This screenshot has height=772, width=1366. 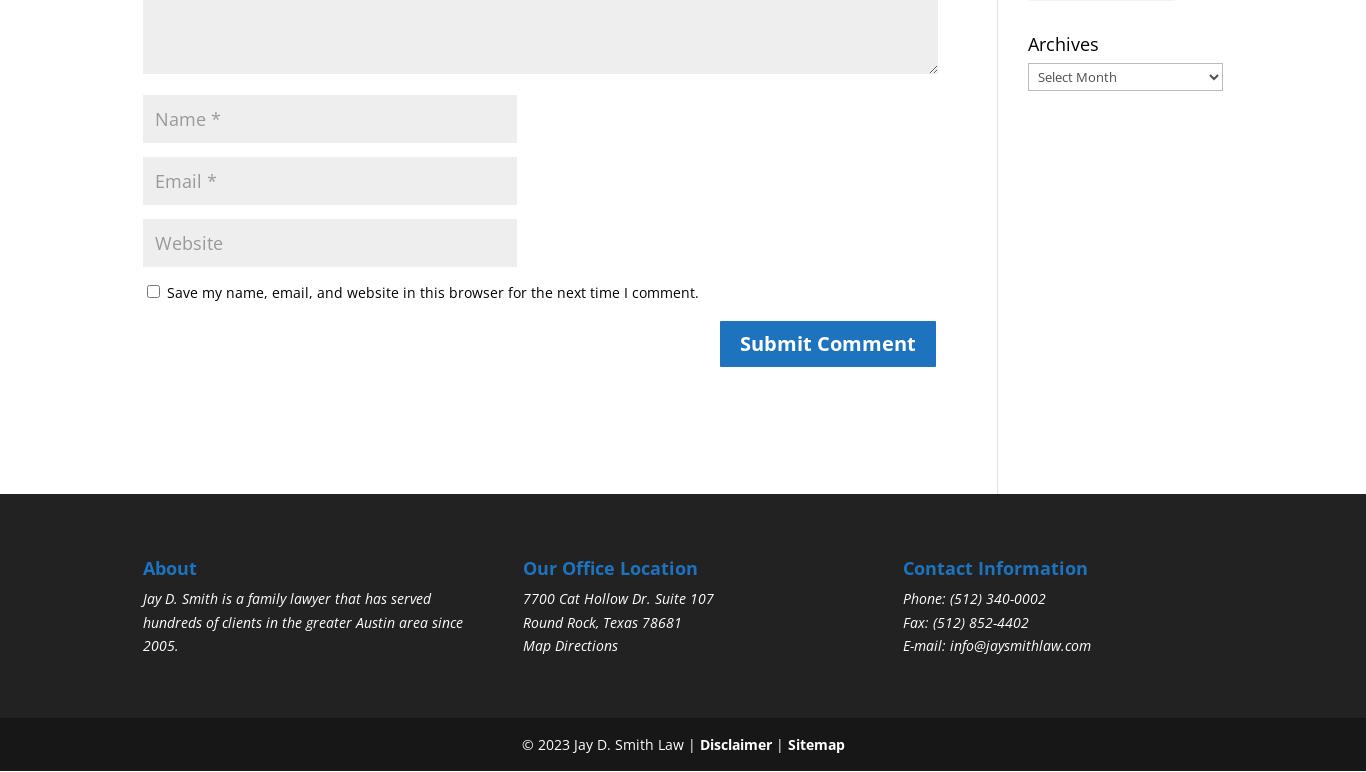 I want to click on 'Round Rock, Texas 78681', so click(x=600, y=620).